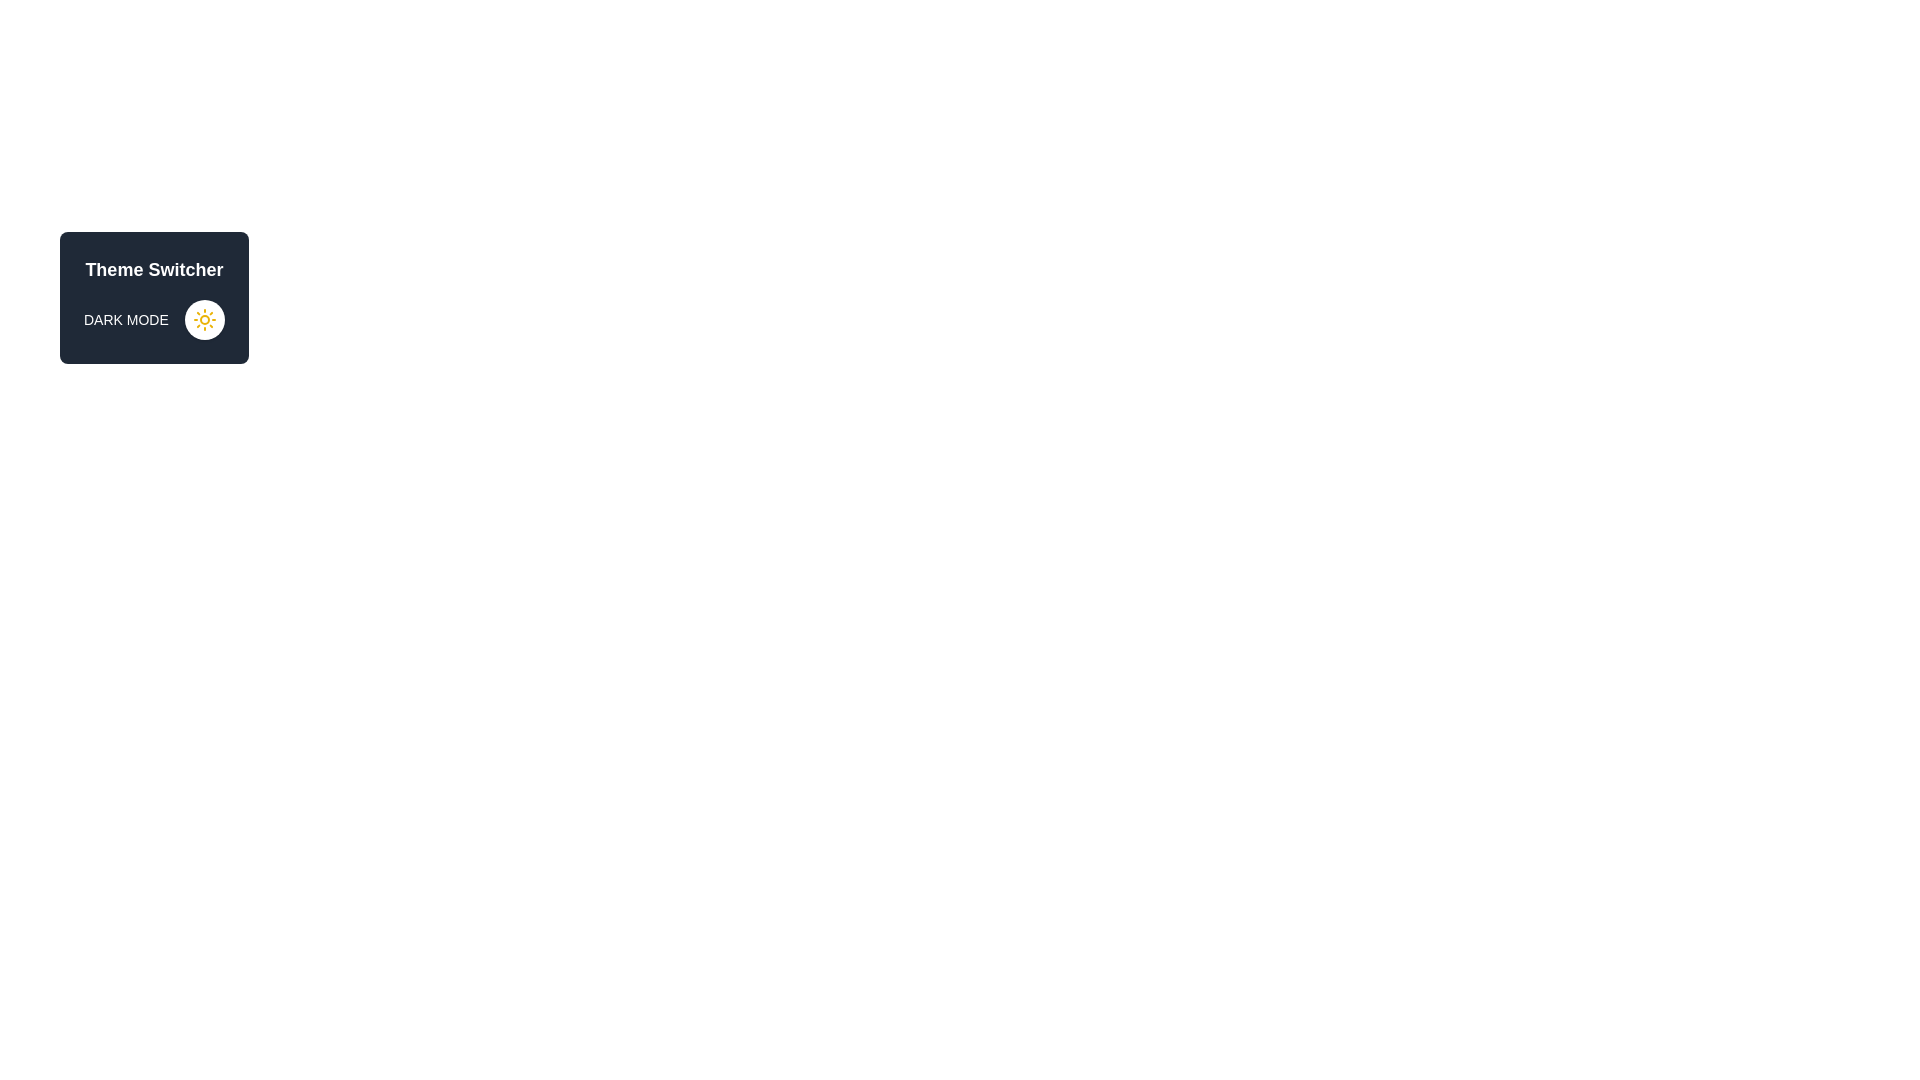  What do you see at coordinates (125, 319) in the screenshot?
I see `the 'DARK MODE' text label located in the bottom-left area of the 'Theme Switcher' card, positioned next to a sun icon` at bounding box center [125, 319].